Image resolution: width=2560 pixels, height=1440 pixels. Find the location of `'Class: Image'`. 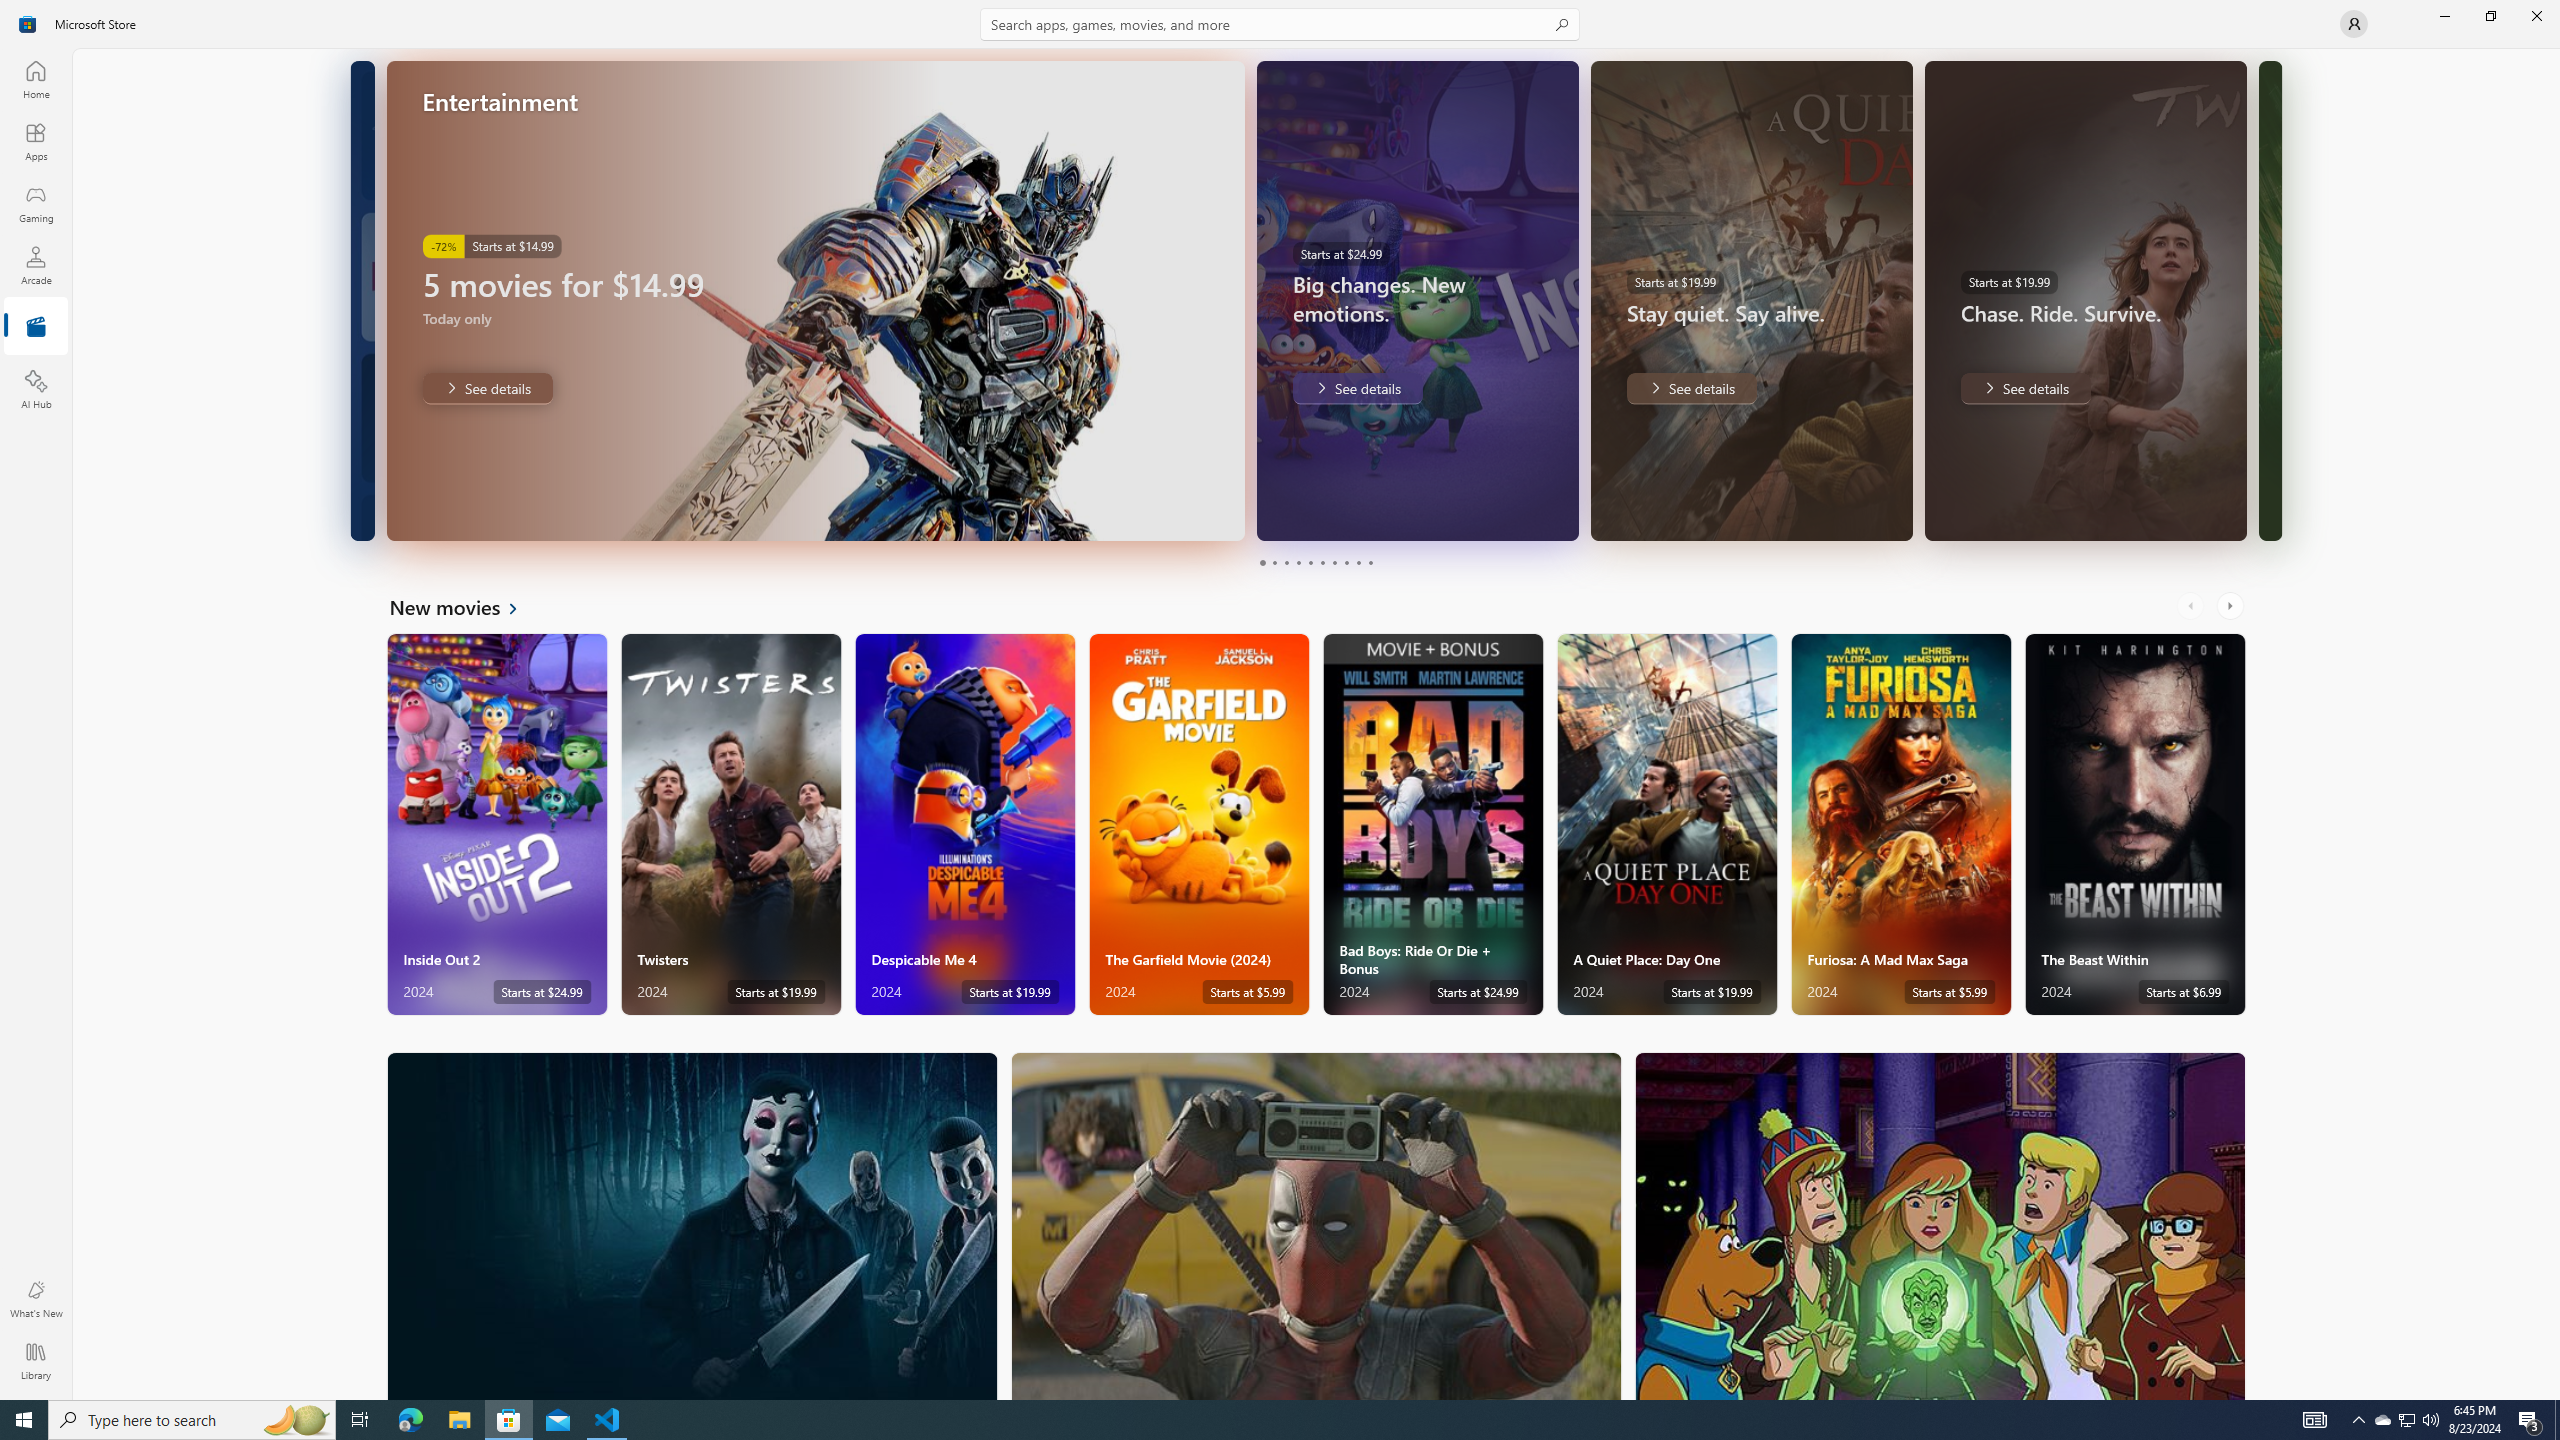

'Class: Image' is located at coordinates (28, 22).